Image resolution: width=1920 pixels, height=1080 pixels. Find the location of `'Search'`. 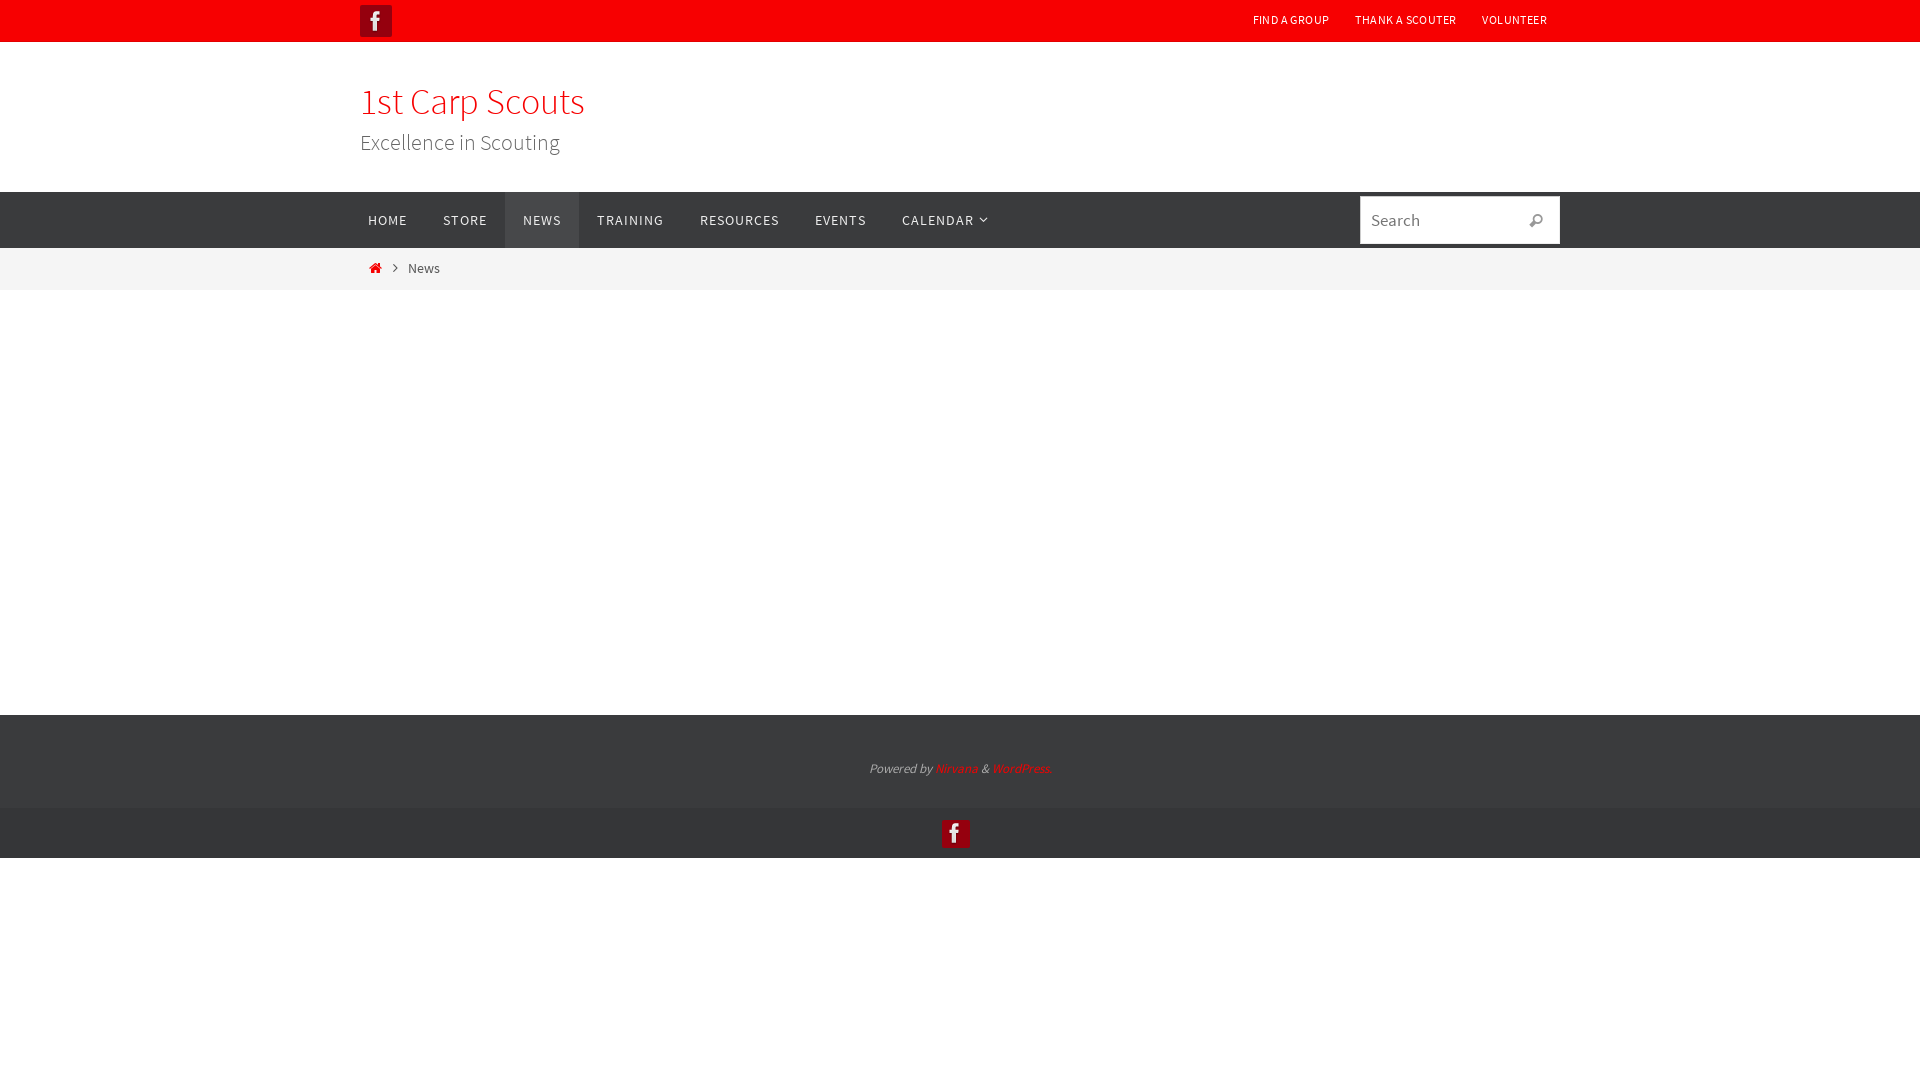

'Search' is located at coordinates (1535, 220).